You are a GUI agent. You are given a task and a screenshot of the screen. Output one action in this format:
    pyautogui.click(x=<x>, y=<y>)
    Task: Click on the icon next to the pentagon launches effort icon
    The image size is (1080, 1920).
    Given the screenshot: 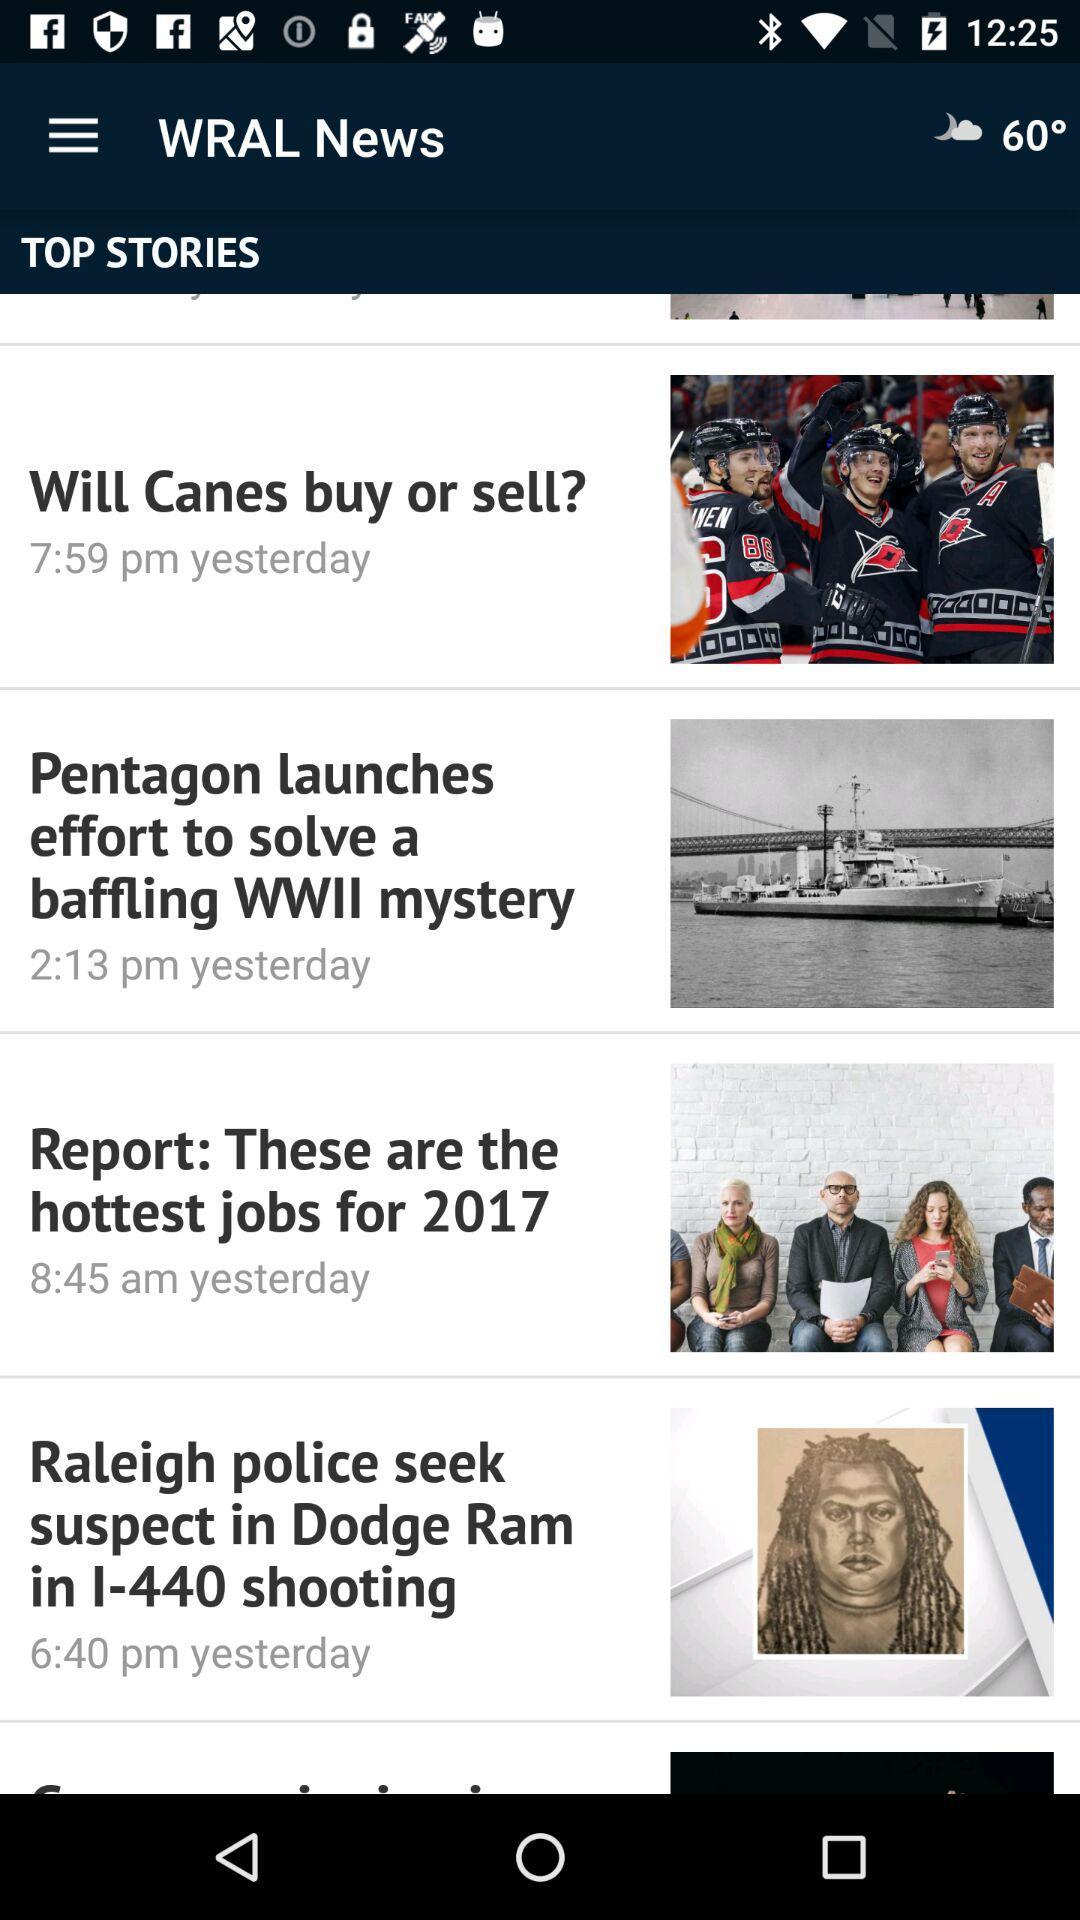 What is the action you would take?
    pyautogui.click(x=861, y=863)
    